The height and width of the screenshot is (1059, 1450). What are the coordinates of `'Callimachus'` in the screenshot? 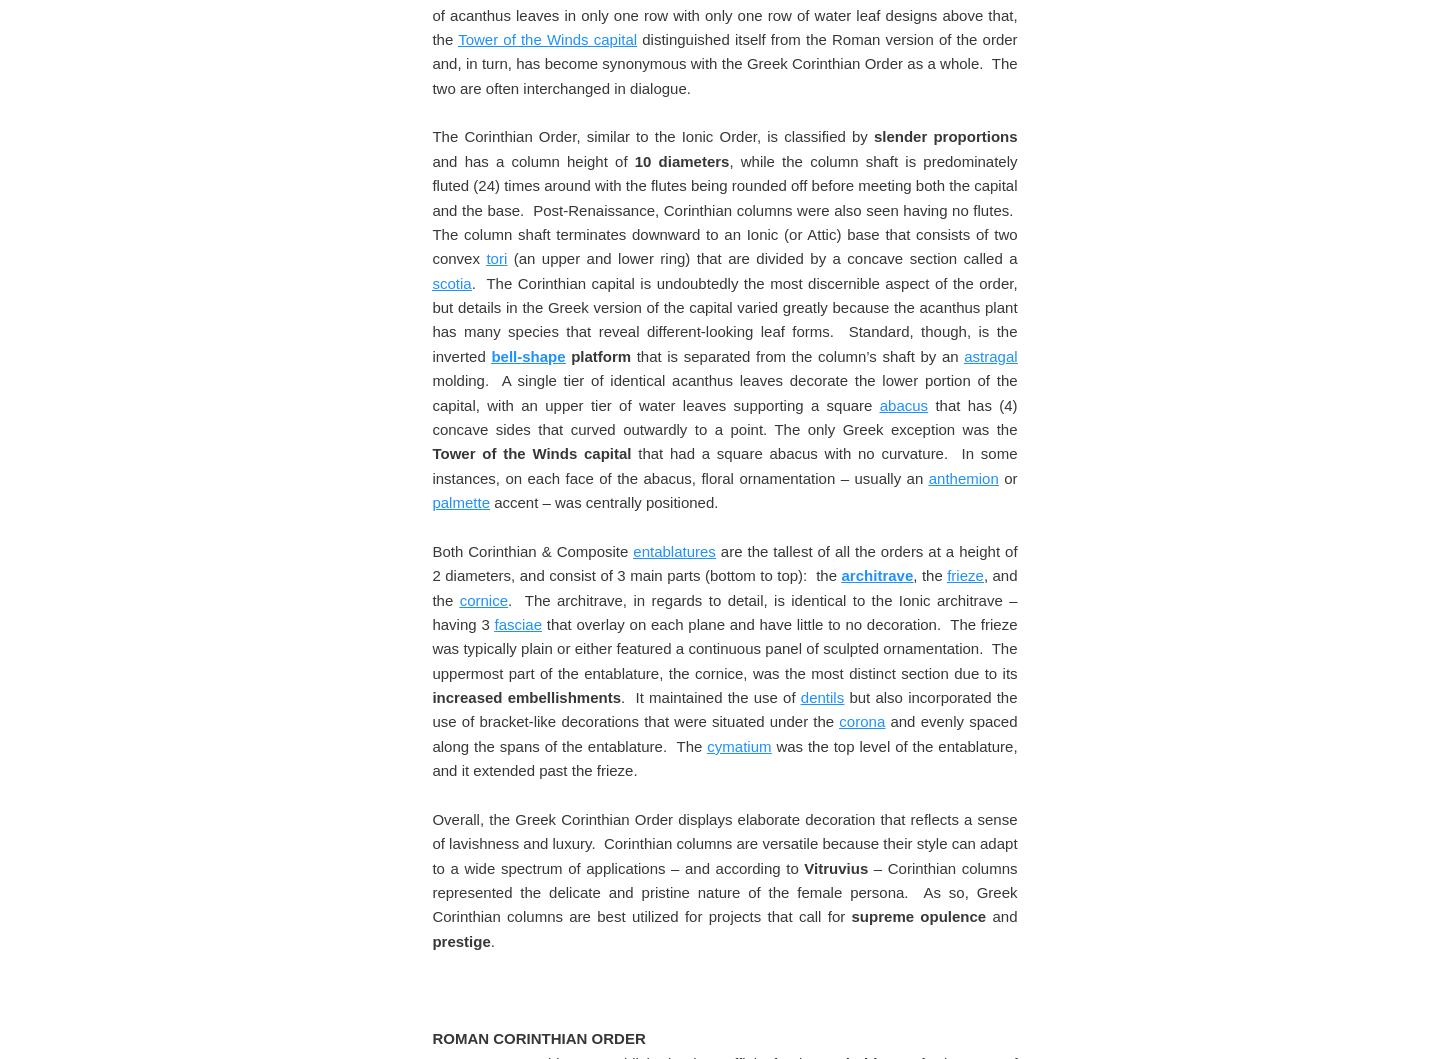 It's located at (611, 147).